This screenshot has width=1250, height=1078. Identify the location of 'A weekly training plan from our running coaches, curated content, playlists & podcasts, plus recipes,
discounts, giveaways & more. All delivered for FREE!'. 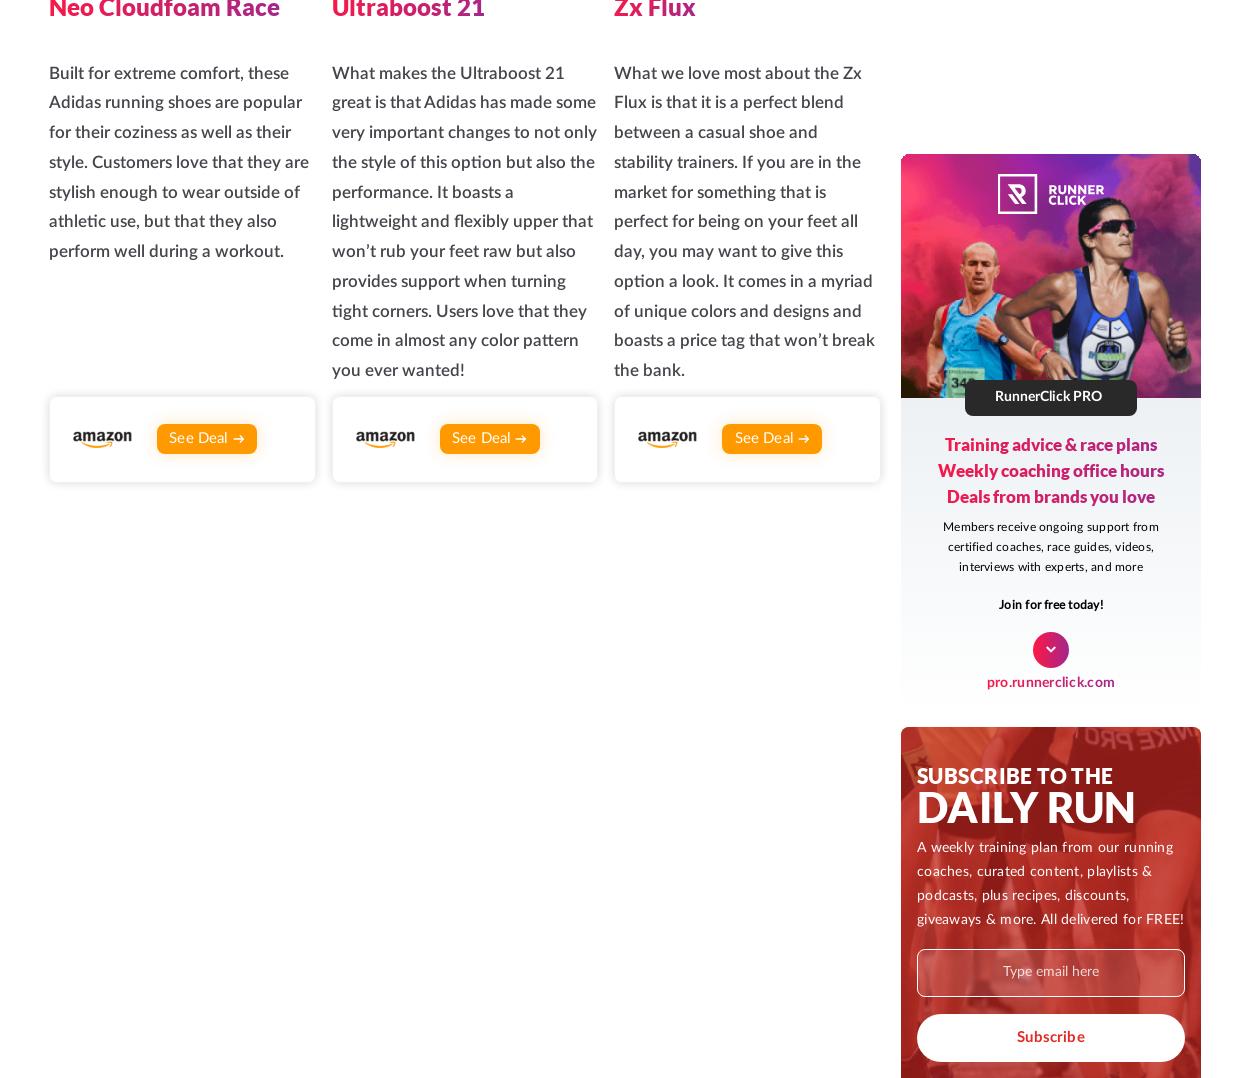
(483, 690).